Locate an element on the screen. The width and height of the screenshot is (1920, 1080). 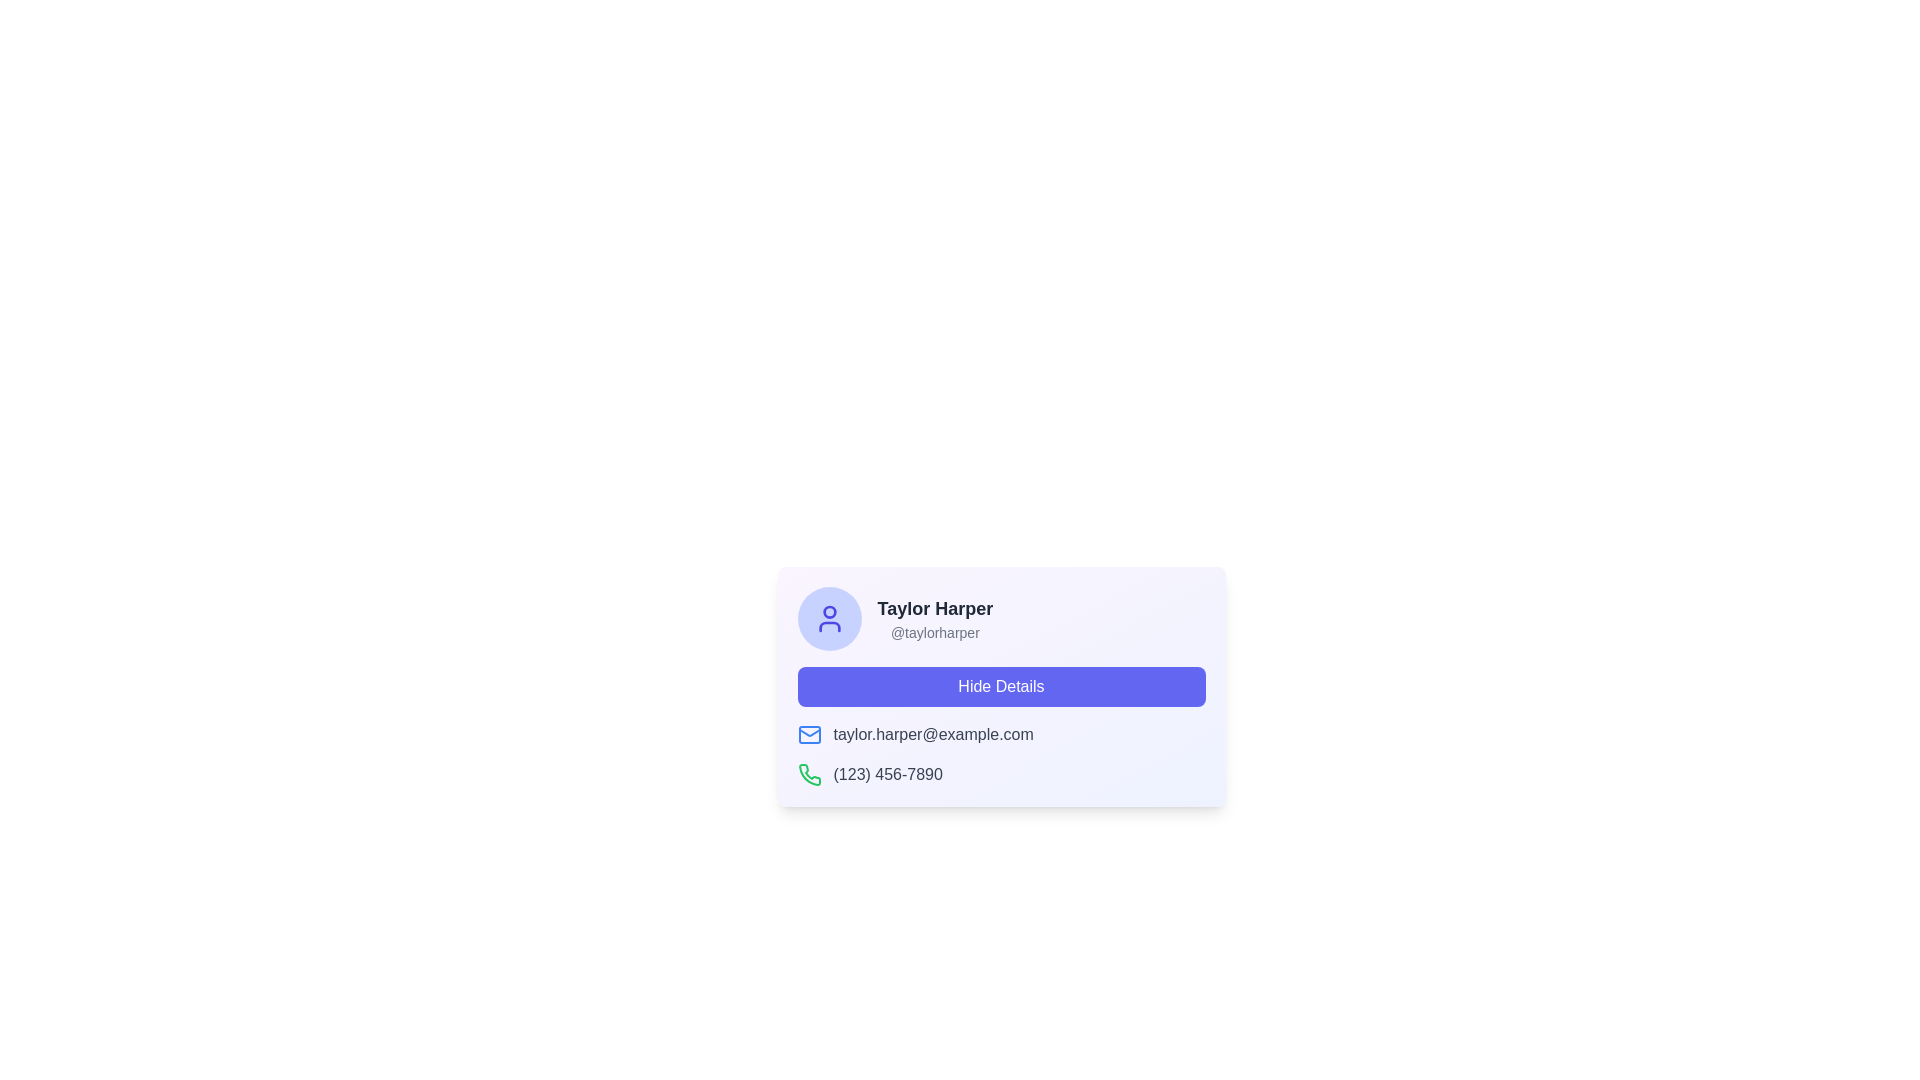
the email access icon located in the bottom right quadrant of the contact card, which is positioned left of the email address text and beneath the 'Hide Details' button is located at coordinates (809, 732).